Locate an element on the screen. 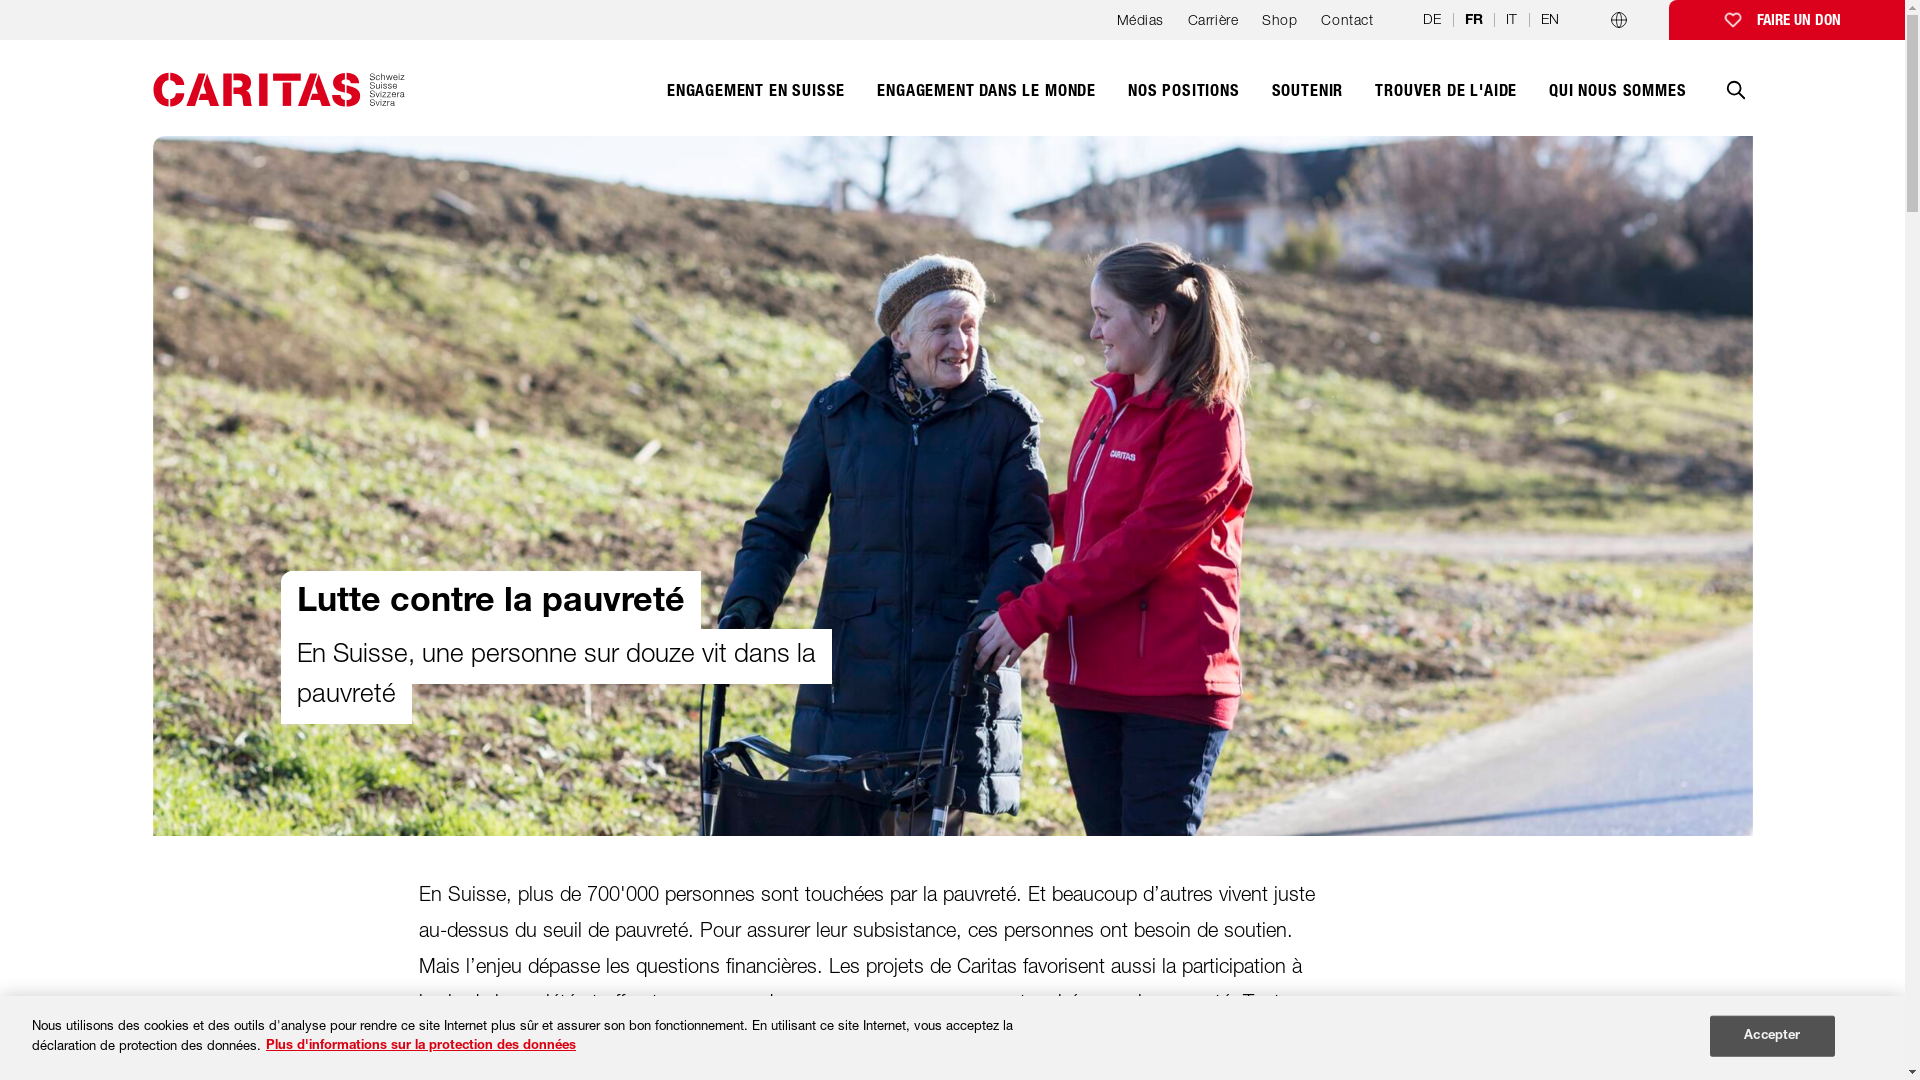  'DE' is located at coordinates (1430, 19).